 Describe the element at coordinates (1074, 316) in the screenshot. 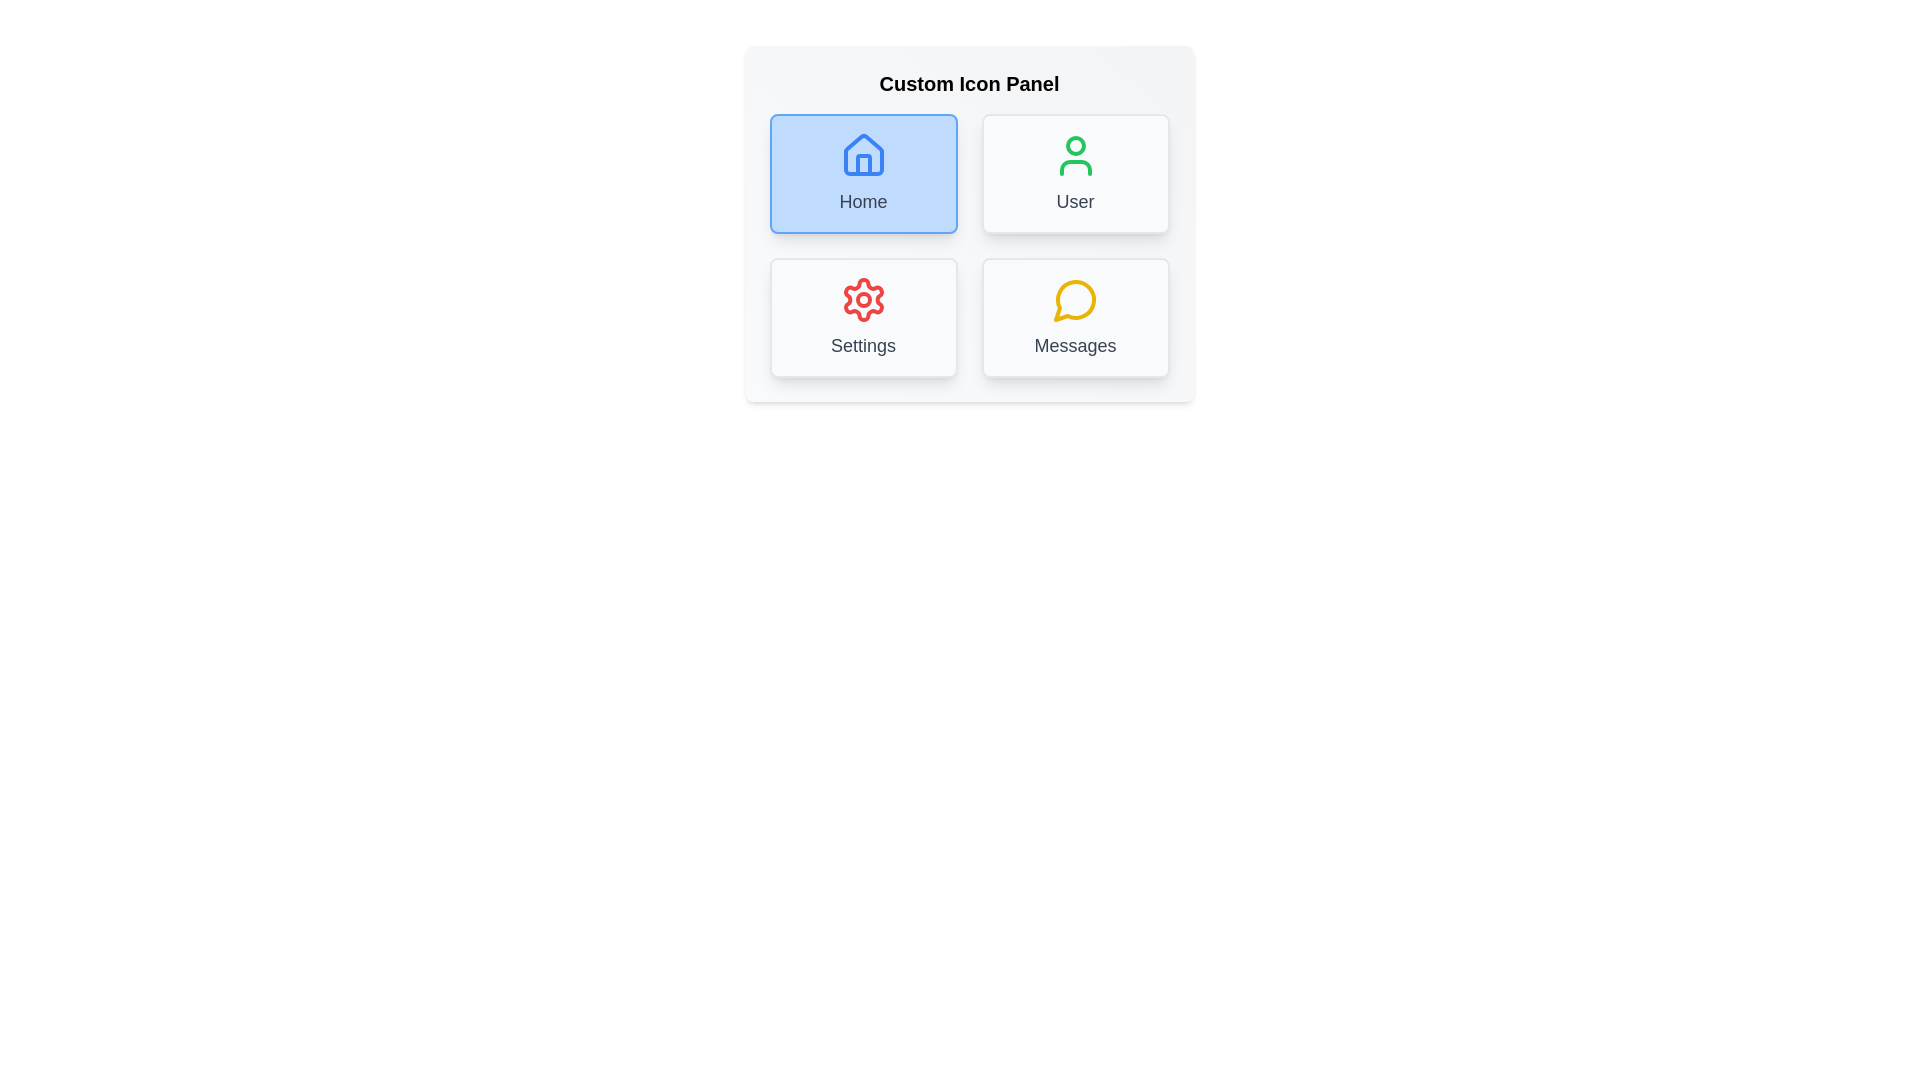

I see `the Messages icon to observe its hover effect` at that location.